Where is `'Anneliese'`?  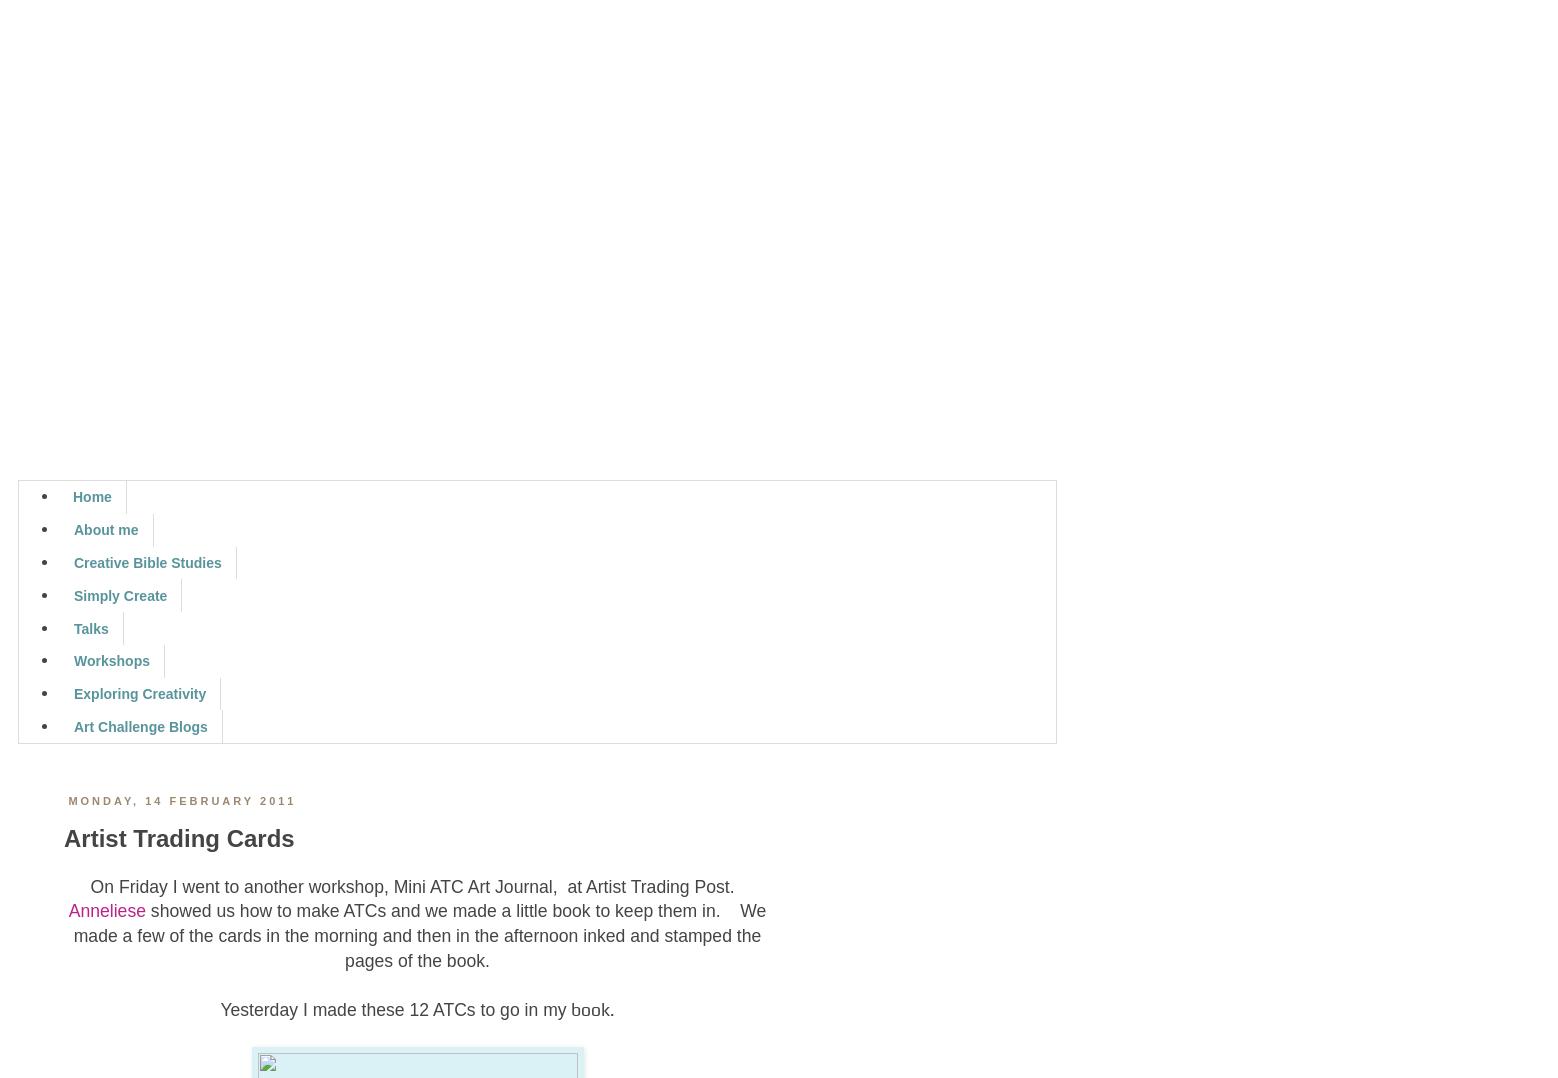
'Anneliese' is located at coordinates (105, 911).